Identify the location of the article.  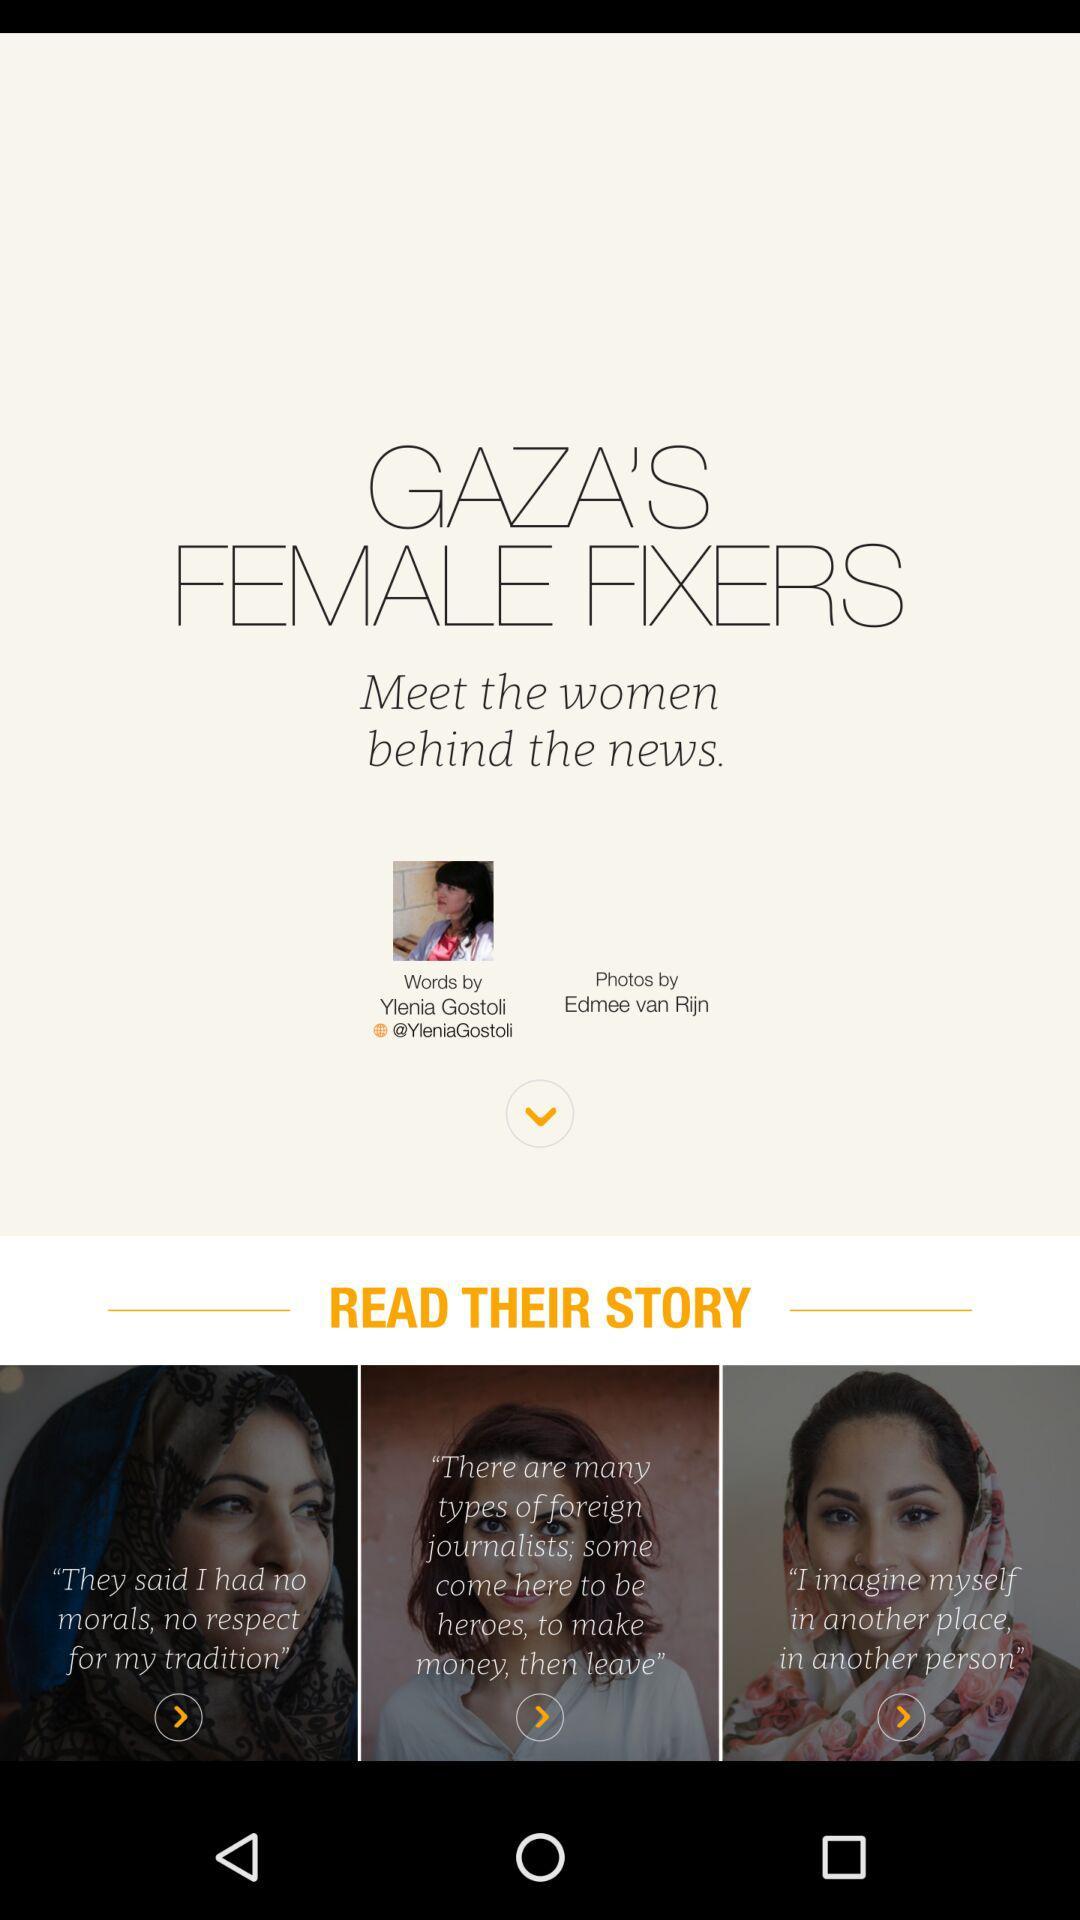
(177, 1561).